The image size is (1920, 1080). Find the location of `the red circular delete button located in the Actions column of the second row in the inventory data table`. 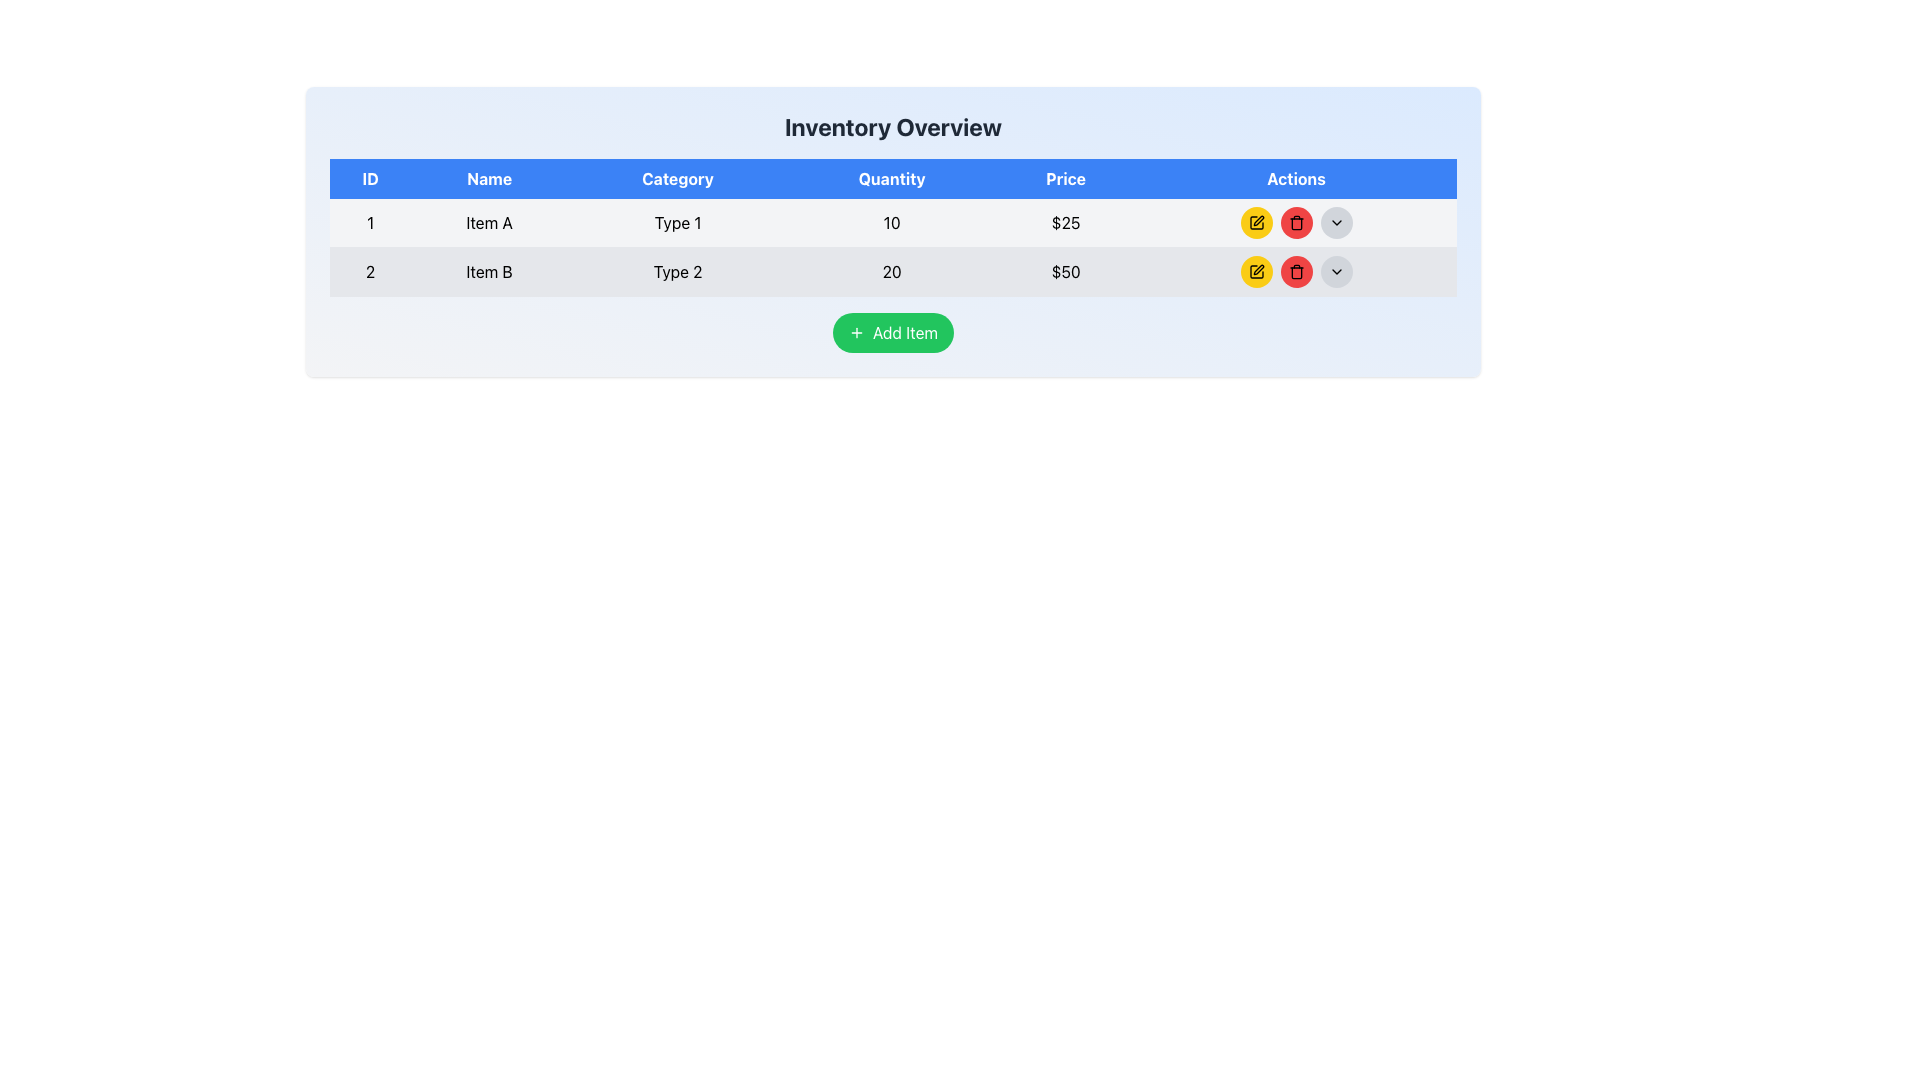

the red circular delete button located in the Actions column of the second row in the inventory data table is located at coordinates (1296, 223).